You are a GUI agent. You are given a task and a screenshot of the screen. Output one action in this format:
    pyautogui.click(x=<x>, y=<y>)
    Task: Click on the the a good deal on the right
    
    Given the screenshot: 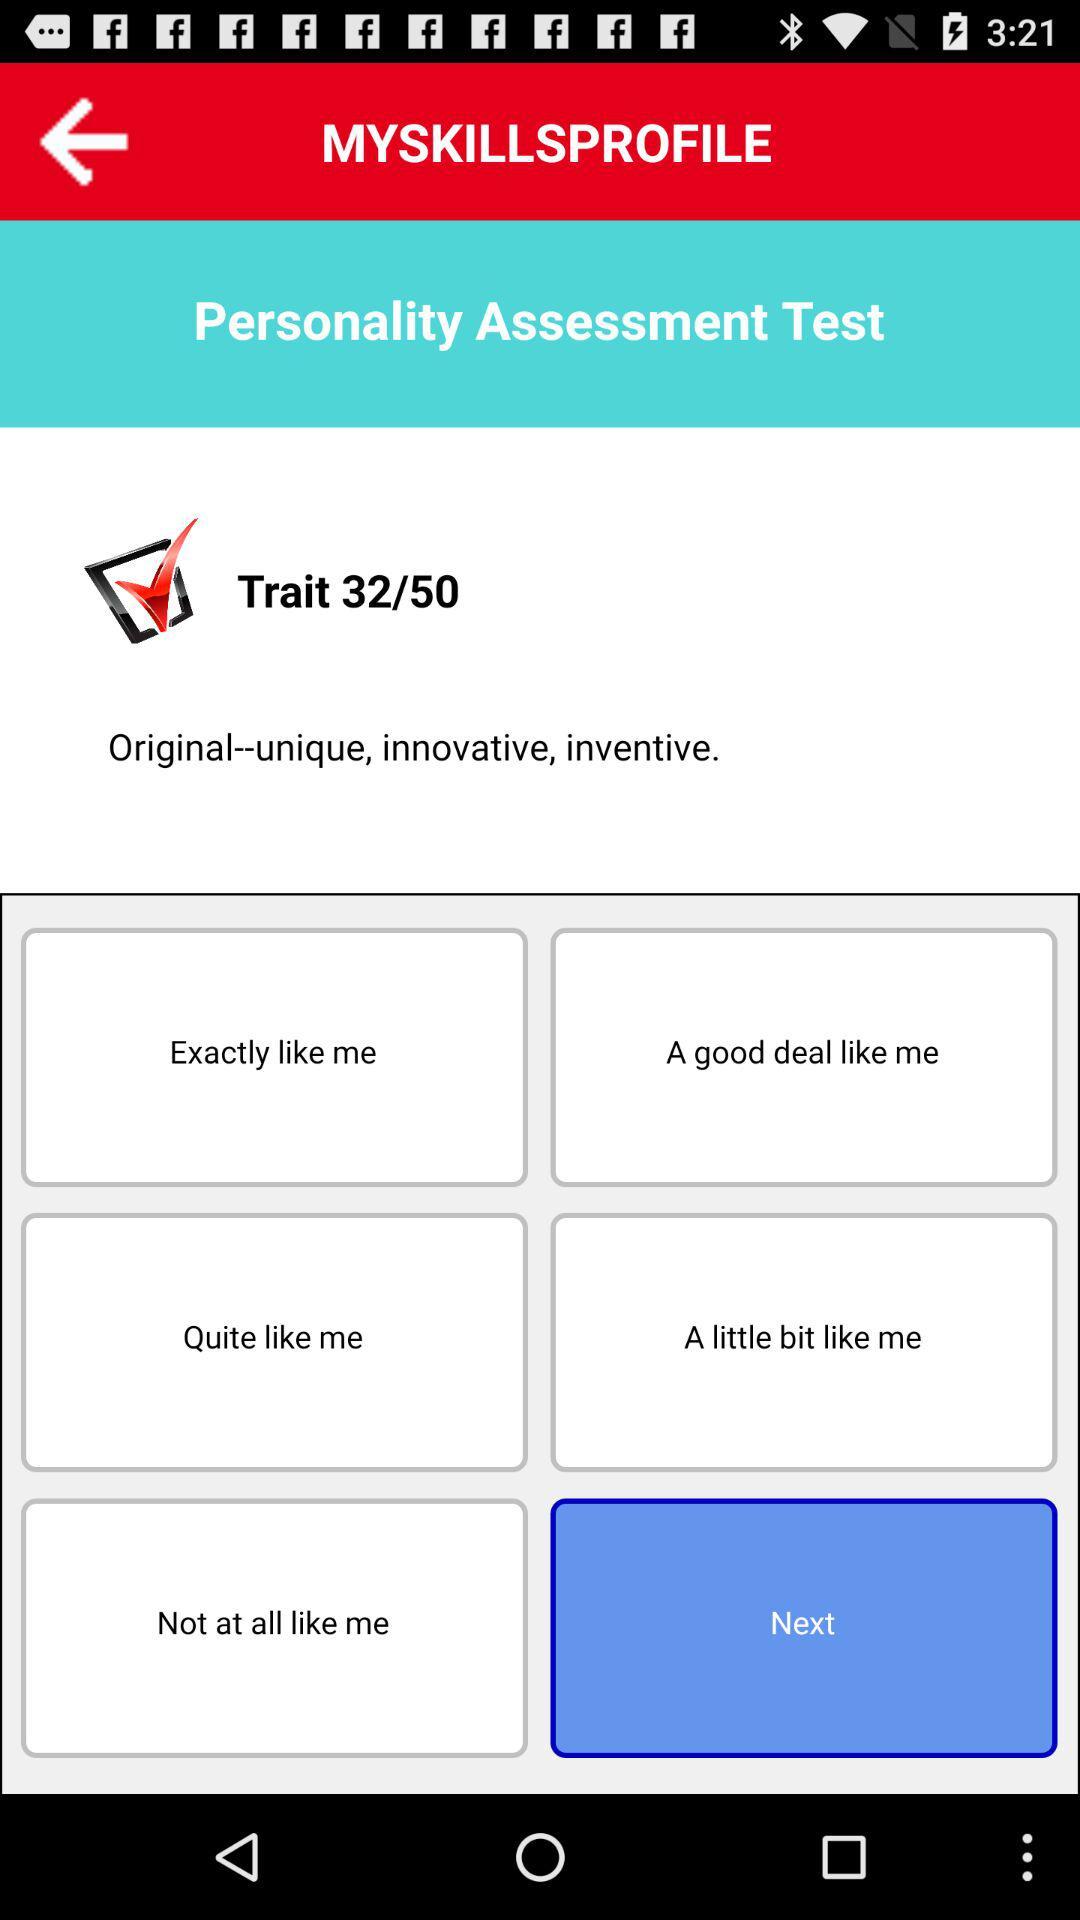 What is the action you would take?
    pyautogui.click(x=802, y=1056)
    